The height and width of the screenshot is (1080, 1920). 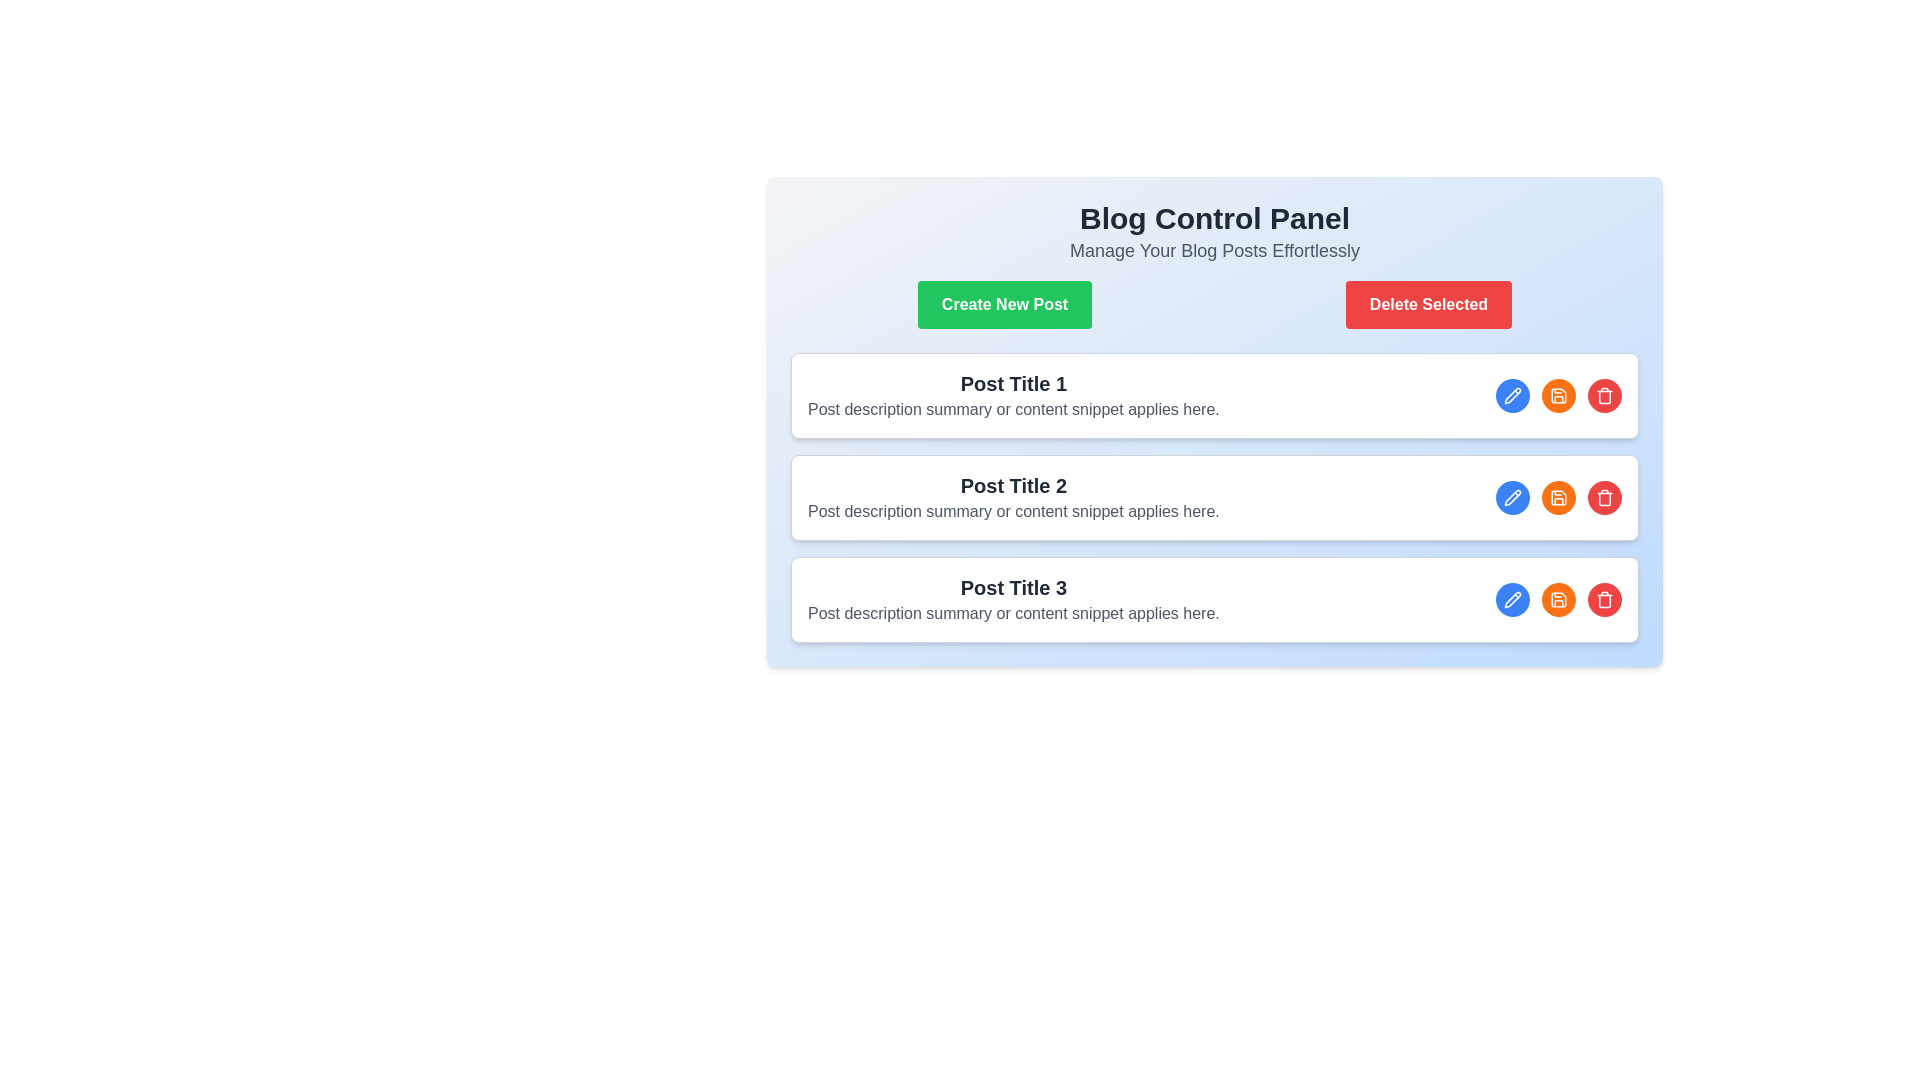 What do you see at coordinates (1013, 486) in the screenshot?
I see `header text element identified as 'Post Title 2', which is a bolded title in dark gray color and large font size, positioned prominently above descriptive text` at bounding box center [1013, 486].